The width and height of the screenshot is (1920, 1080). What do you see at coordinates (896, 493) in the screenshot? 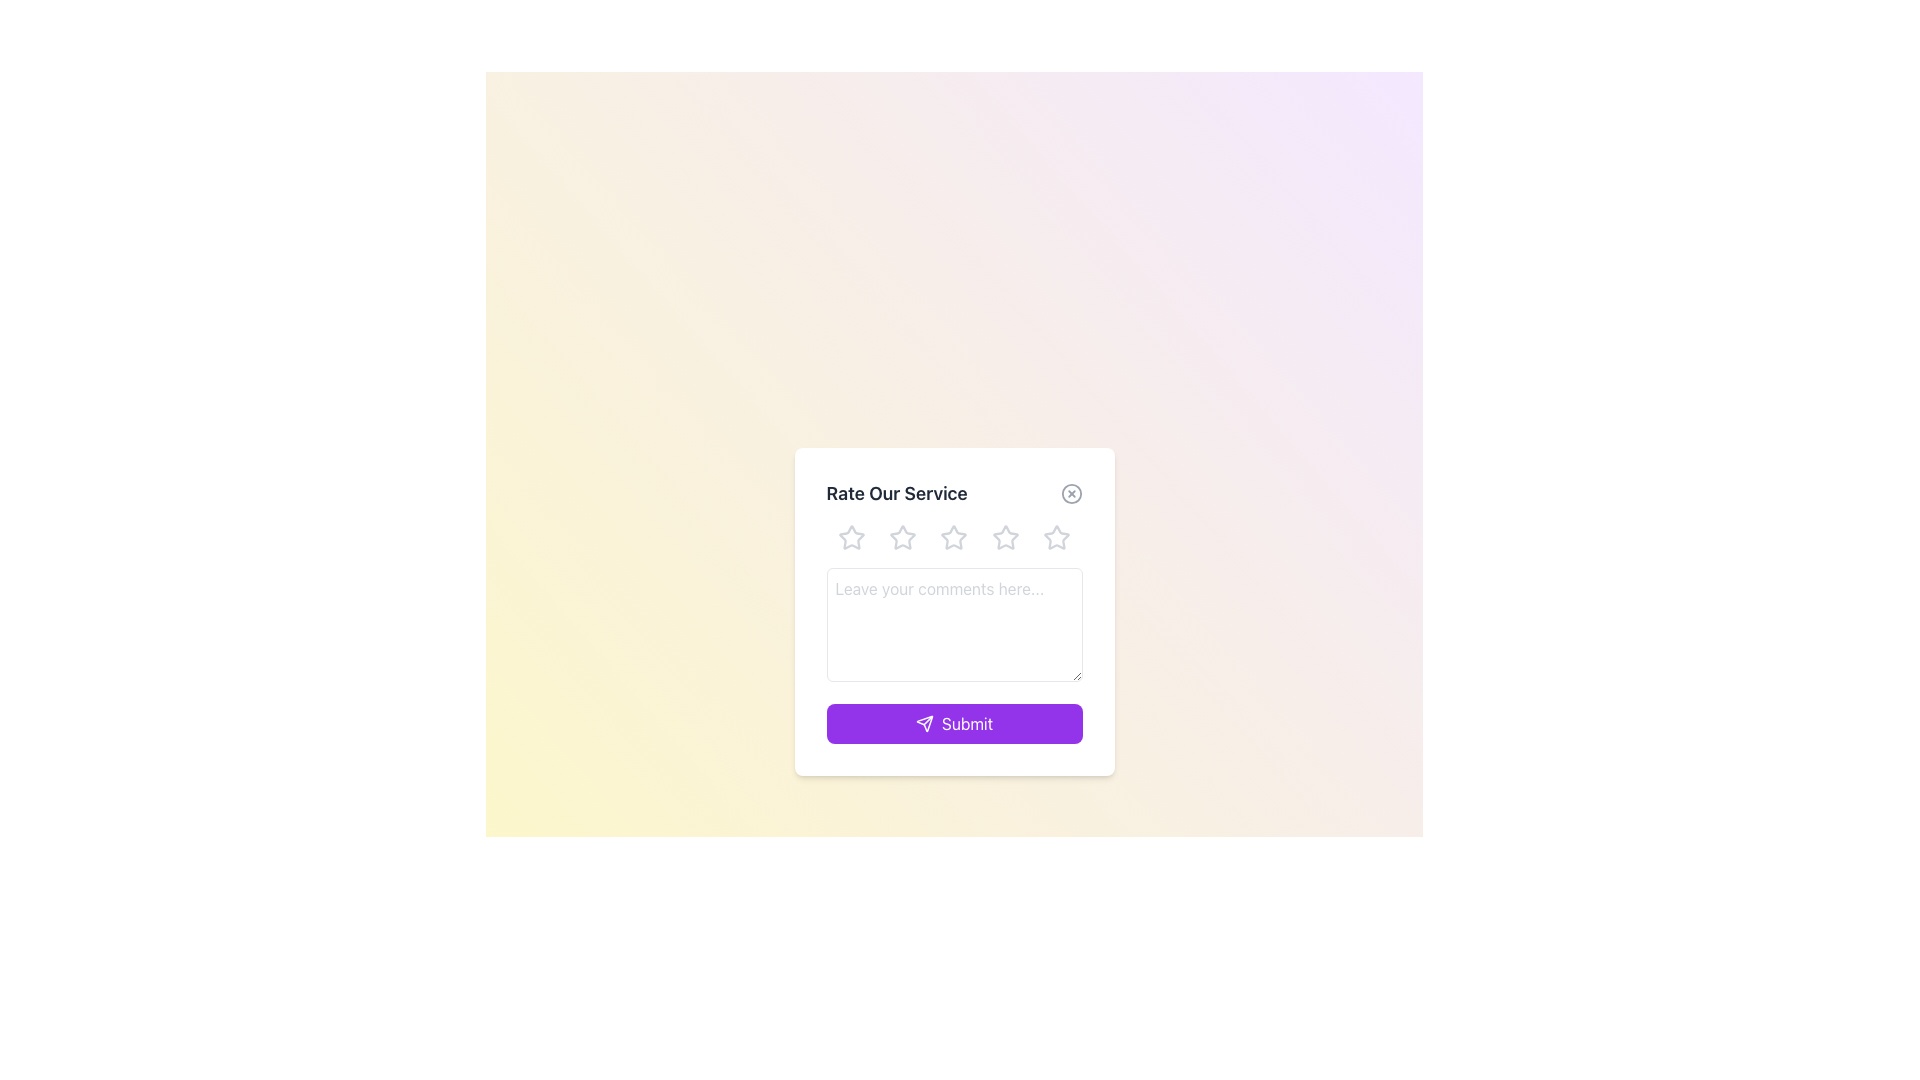
I see `text component displaying 'Rate Our Service' in bold dark gray at the top of the feedback card` at bounding box center [896, 493].